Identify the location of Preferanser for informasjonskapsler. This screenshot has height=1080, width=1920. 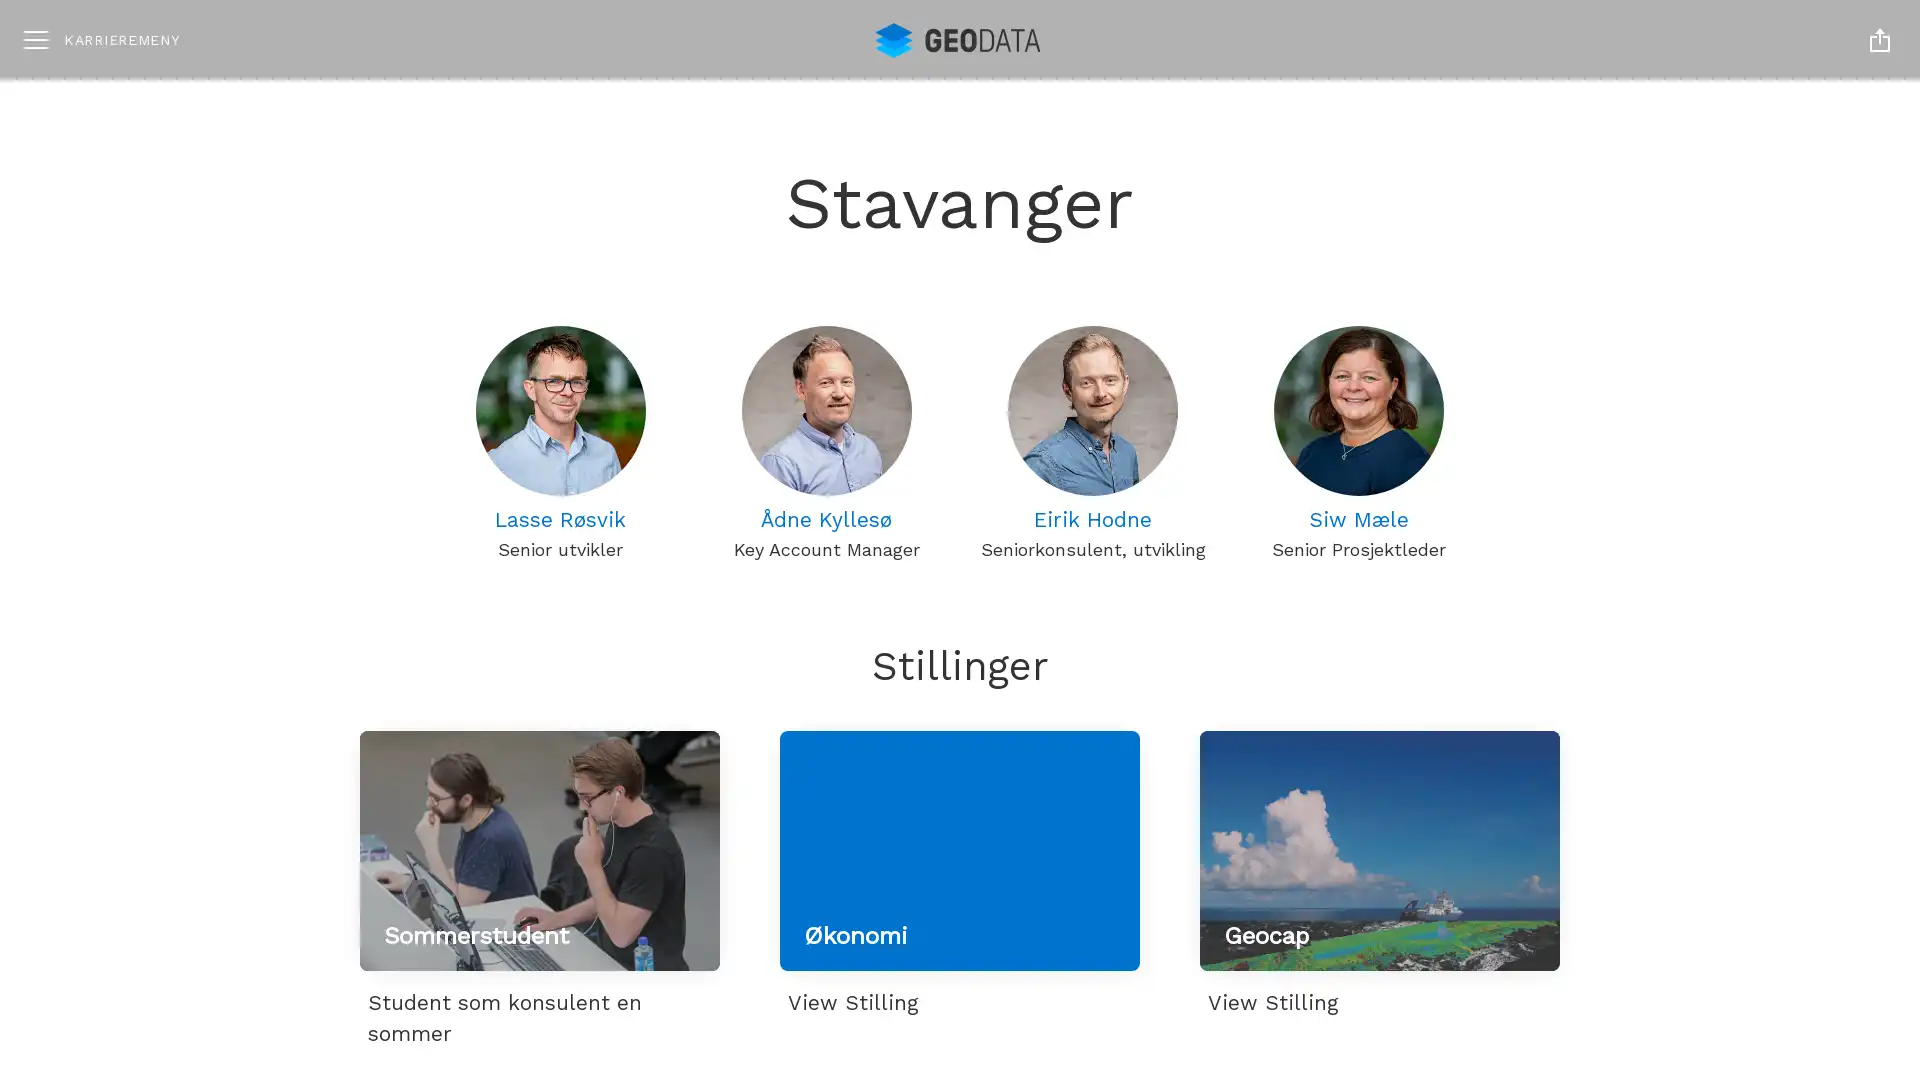
(1691, 971).